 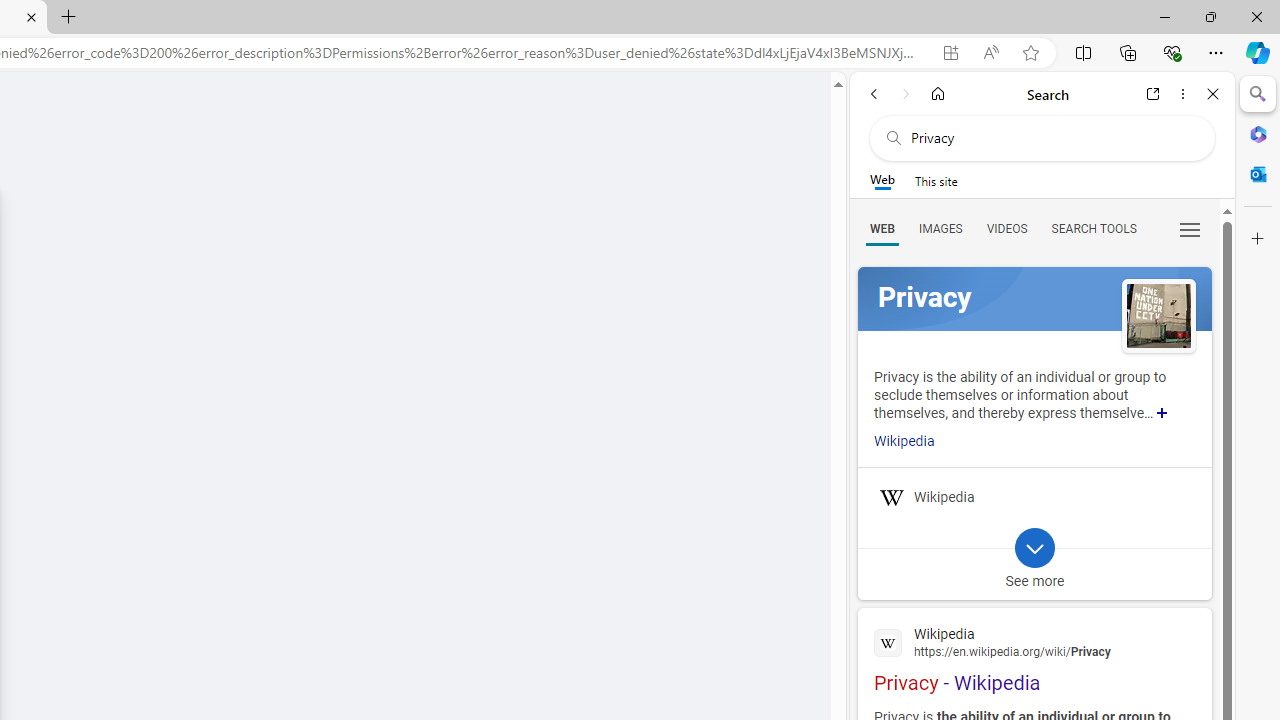 I want to click on 'VIDEOS', so click(x=1006, y=227).